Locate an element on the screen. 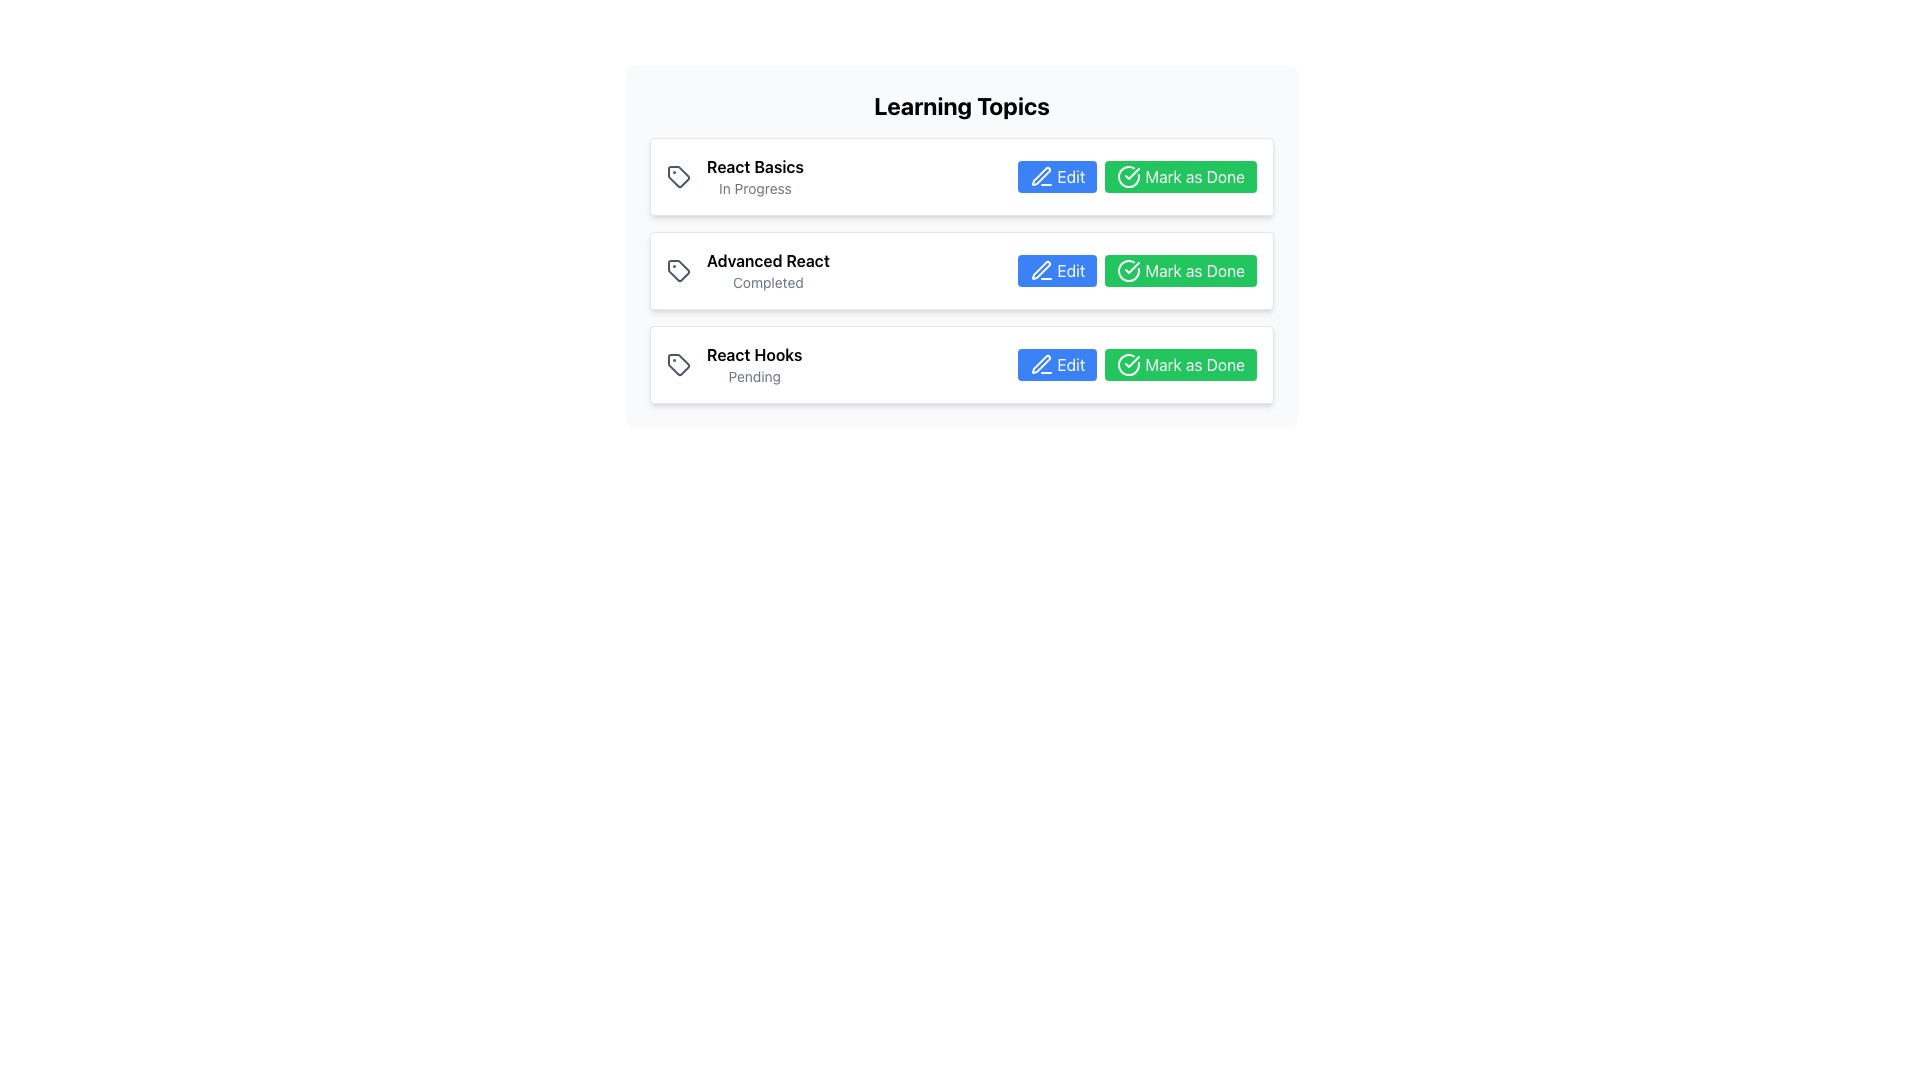 The width and height of the screenshot is (1920, 1080). the text label 'React Hooks', which is styled in bold and larger font, located in the third row of entries under the 'Learning Topics' section is located at coordinates (753, 353).